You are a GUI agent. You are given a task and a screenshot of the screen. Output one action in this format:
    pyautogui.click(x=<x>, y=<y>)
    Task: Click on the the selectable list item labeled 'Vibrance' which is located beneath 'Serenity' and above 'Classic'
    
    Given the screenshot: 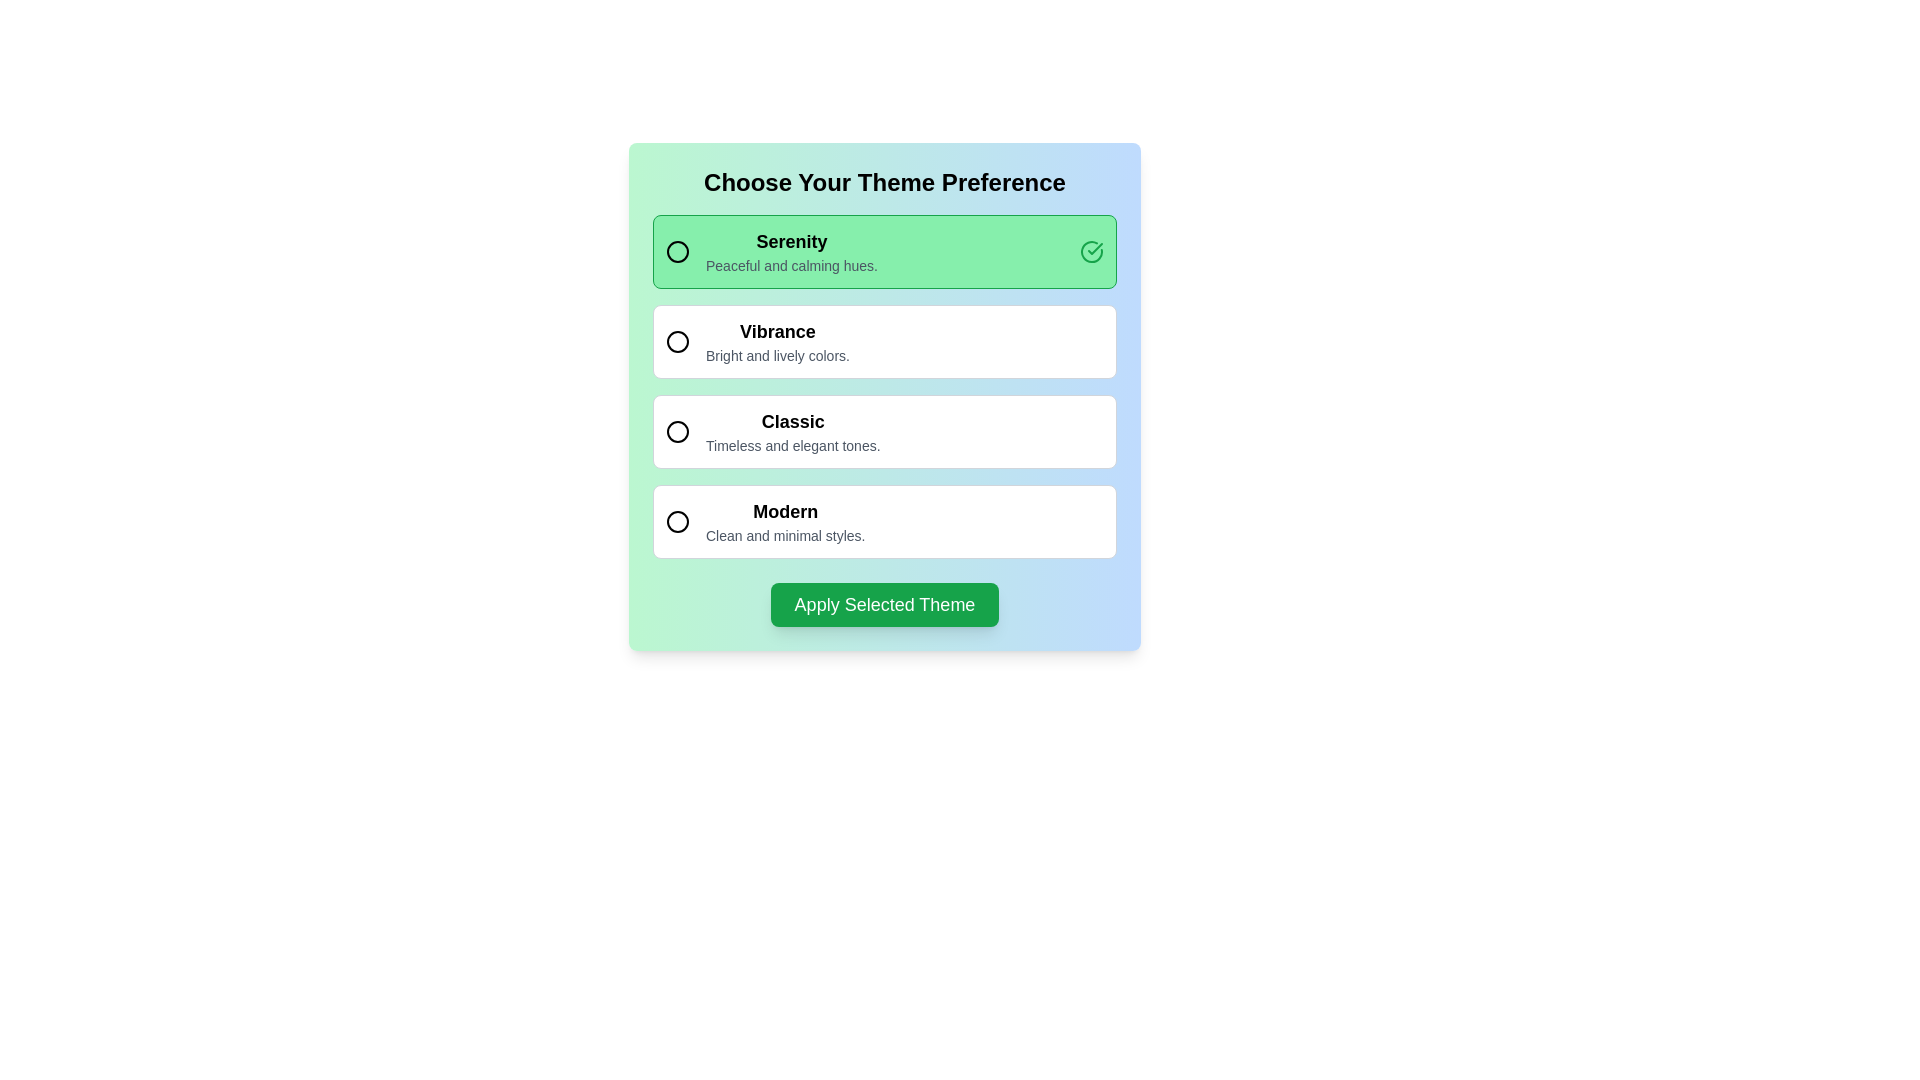 What is the action you would take?
    pyautogui.click(x=757, y=341)
    